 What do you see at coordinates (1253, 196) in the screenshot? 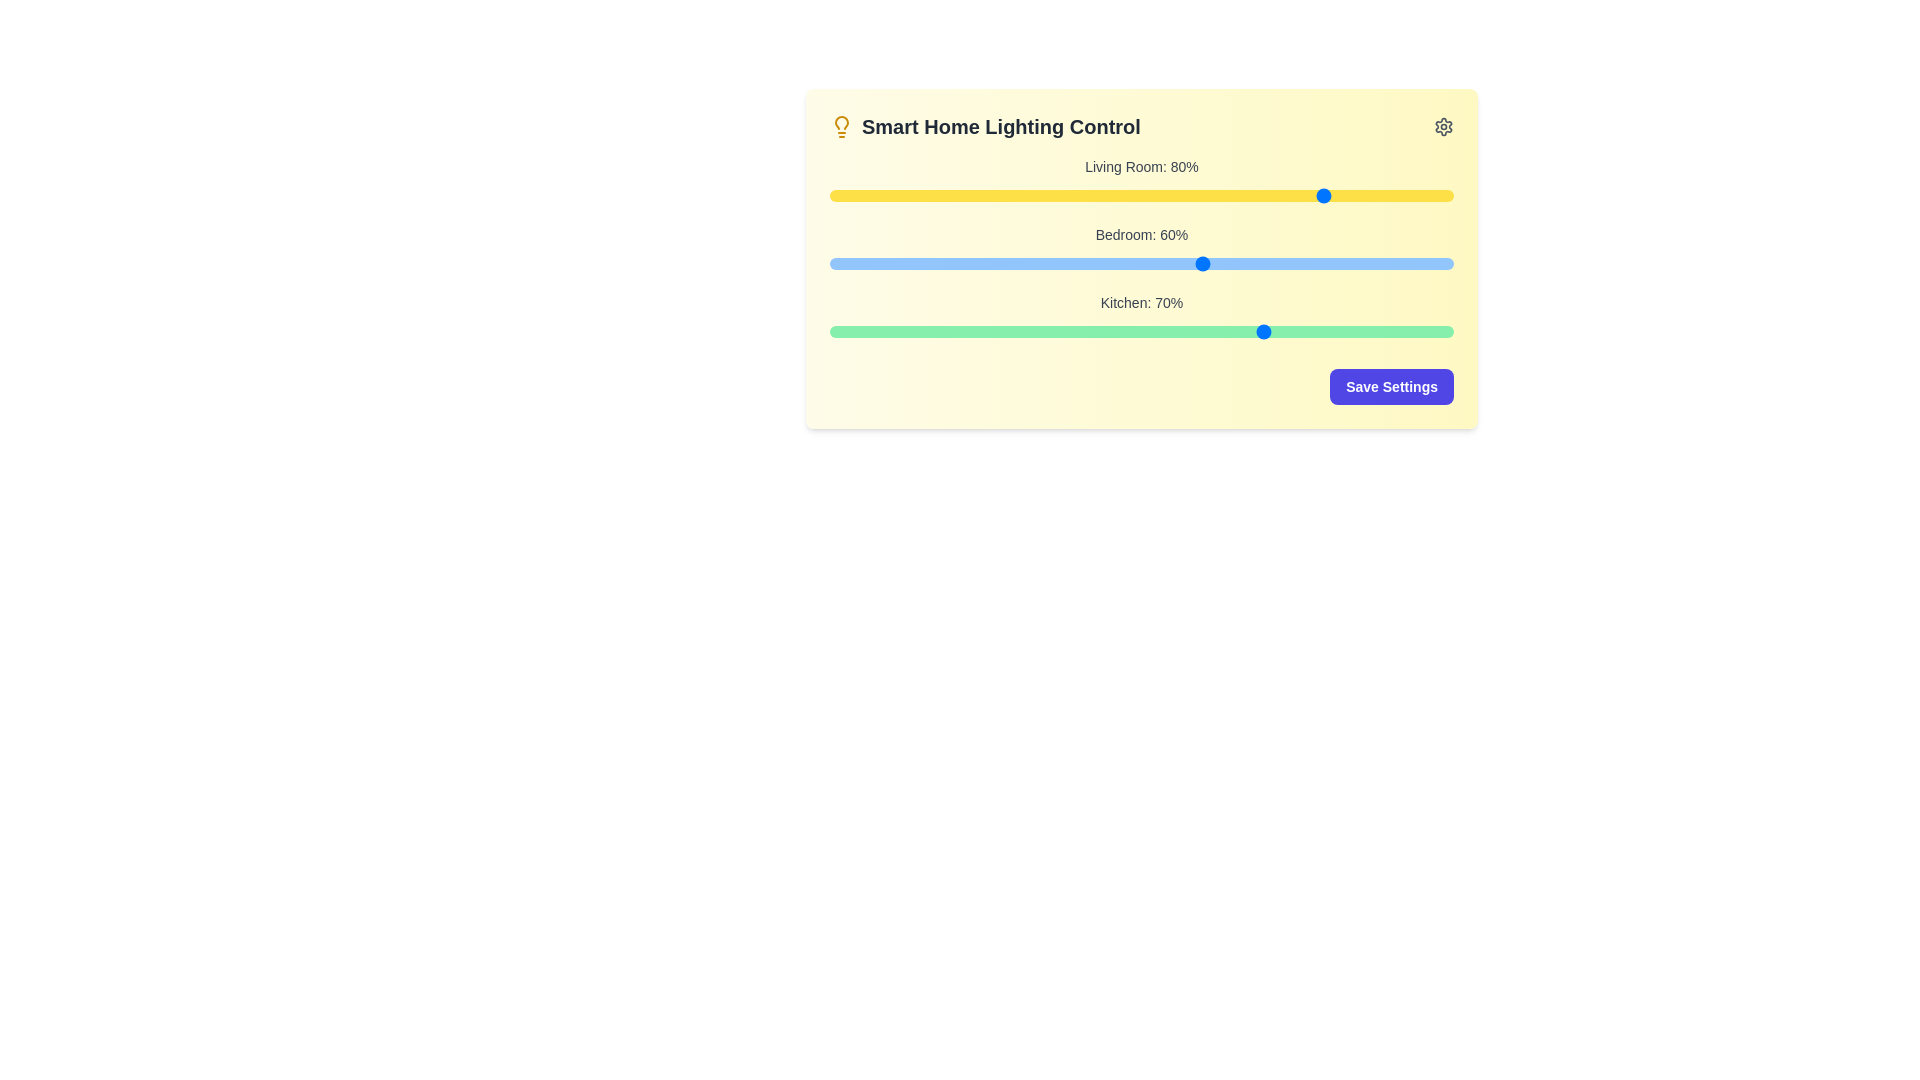
I see `the Living Room brightness` at bounding box center [1253, 196].